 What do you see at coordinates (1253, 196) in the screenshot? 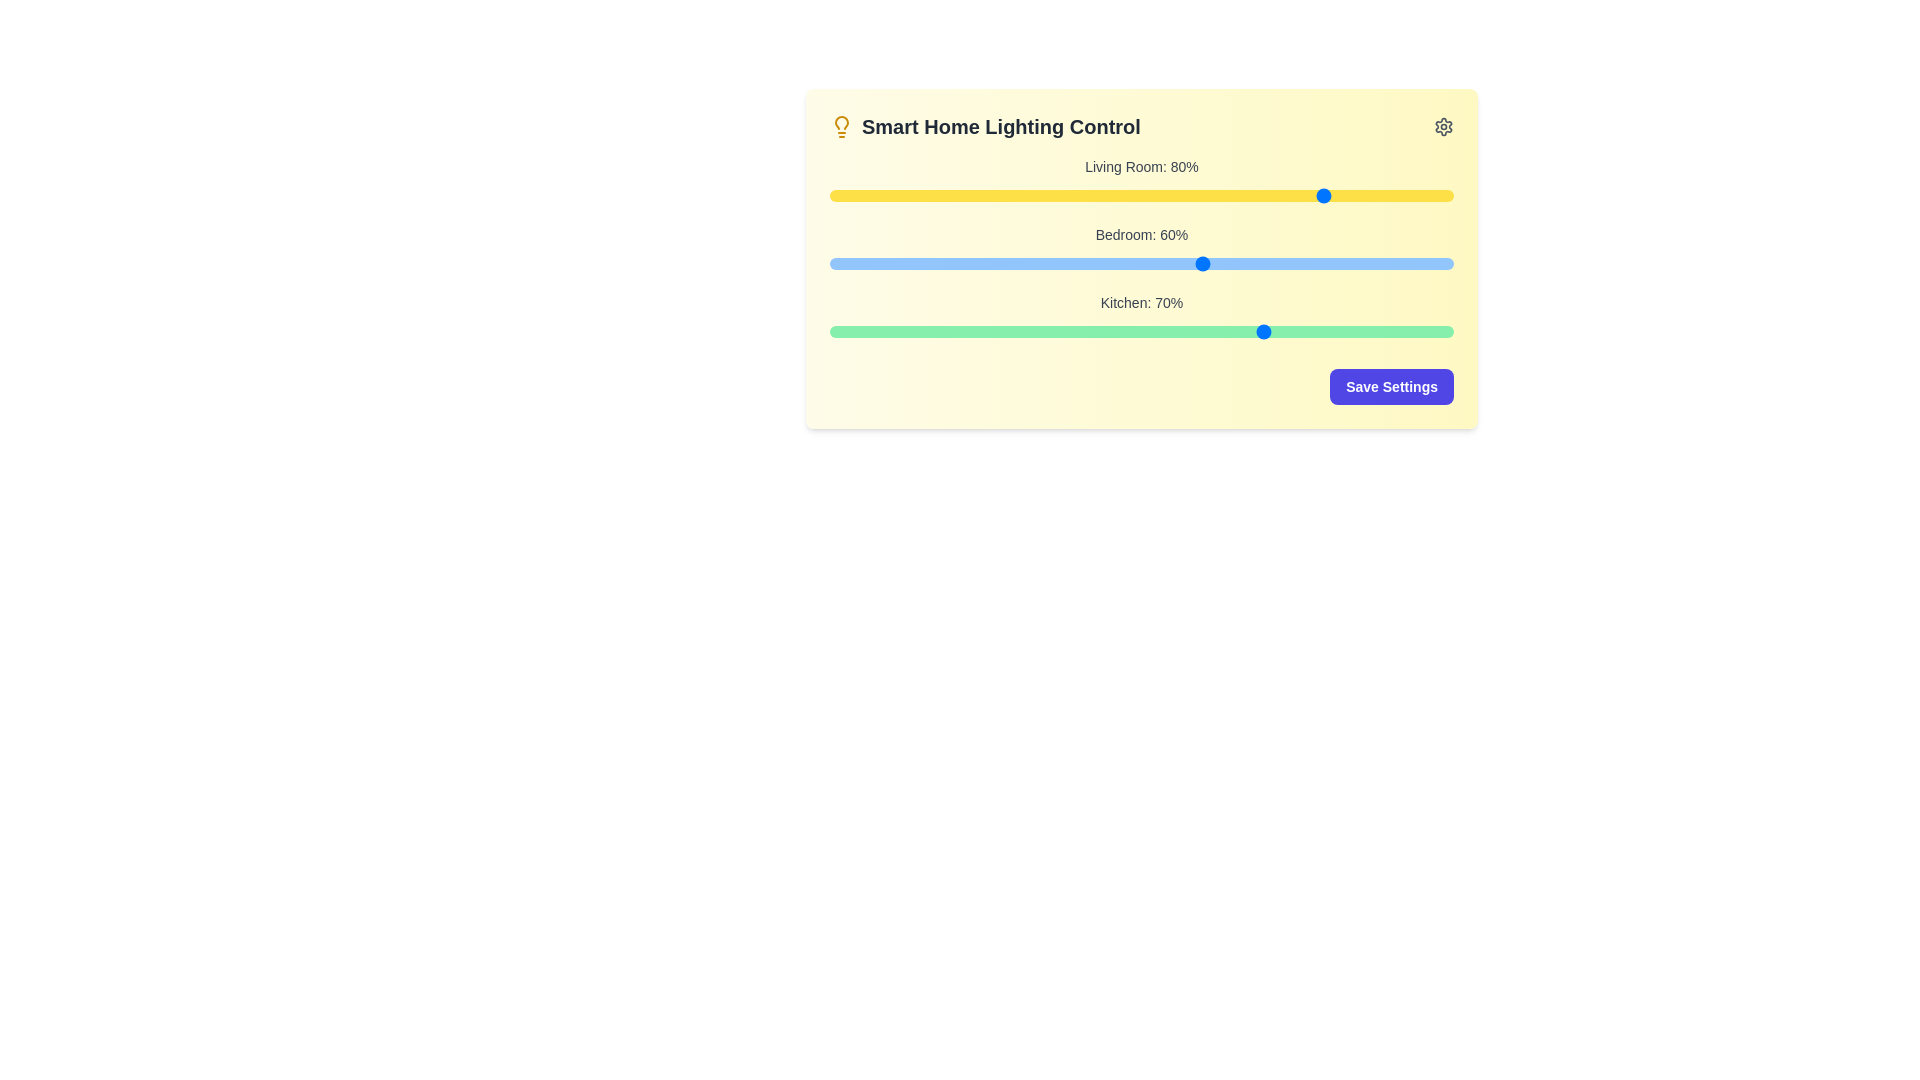
I see `the Living Room brightness` at bounding box center [1253, 196].